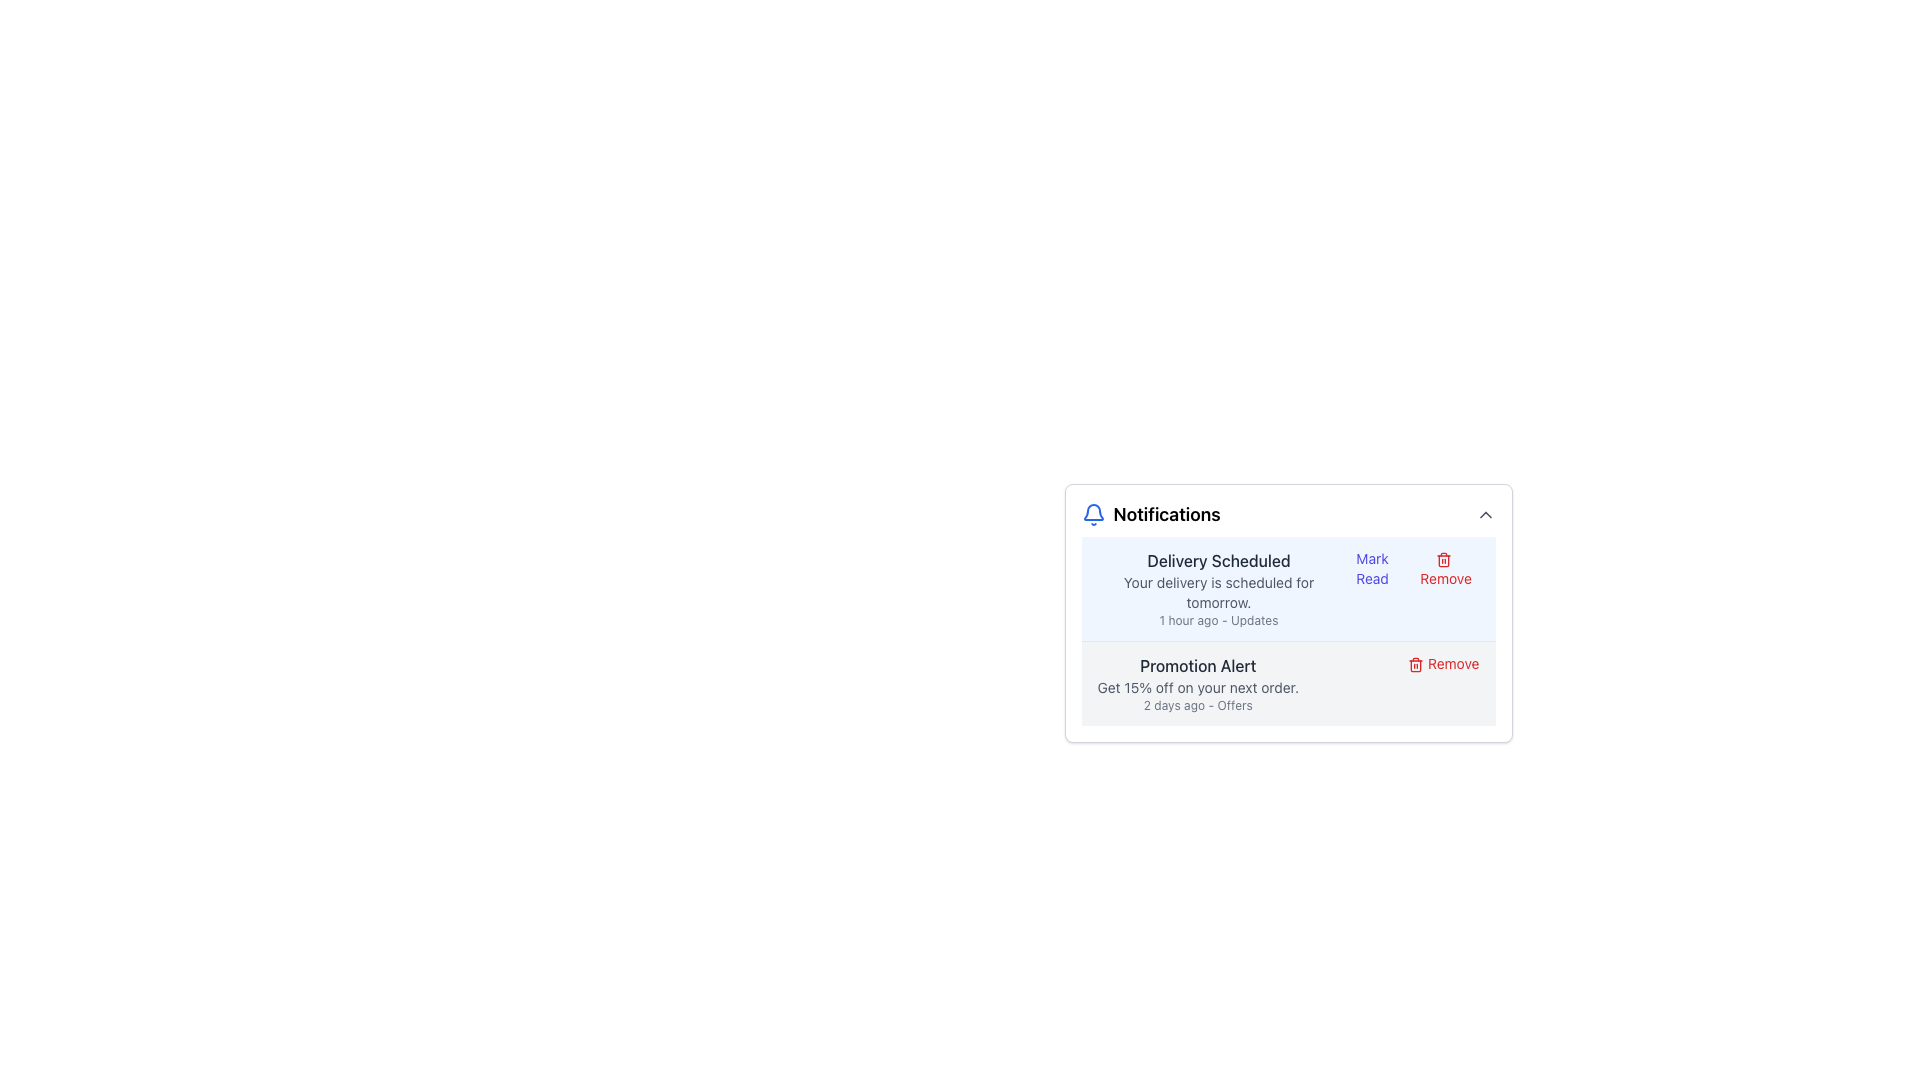 This screenshot has width=1920, height=1080. Describe the element at coordinates (1198, 682) in the screenshot. I see `text notification block that provides details about a promotion offering a discount, positioned below the 'Delivery Scheduled' notification` at that location.